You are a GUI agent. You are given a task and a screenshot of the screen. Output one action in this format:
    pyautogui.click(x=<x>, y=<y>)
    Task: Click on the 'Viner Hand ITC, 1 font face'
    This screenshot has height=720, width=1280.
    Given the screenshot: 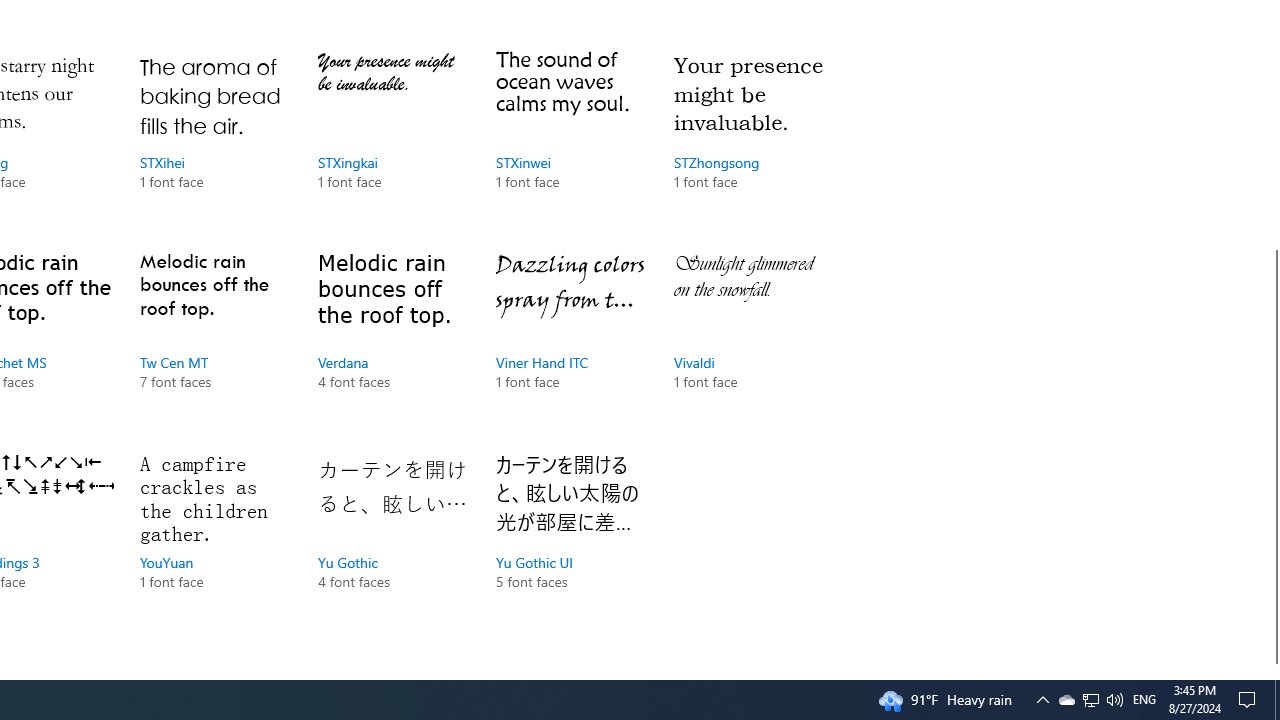 What is the action you would take?
    pyautogui.click(x=569, y=339)
    